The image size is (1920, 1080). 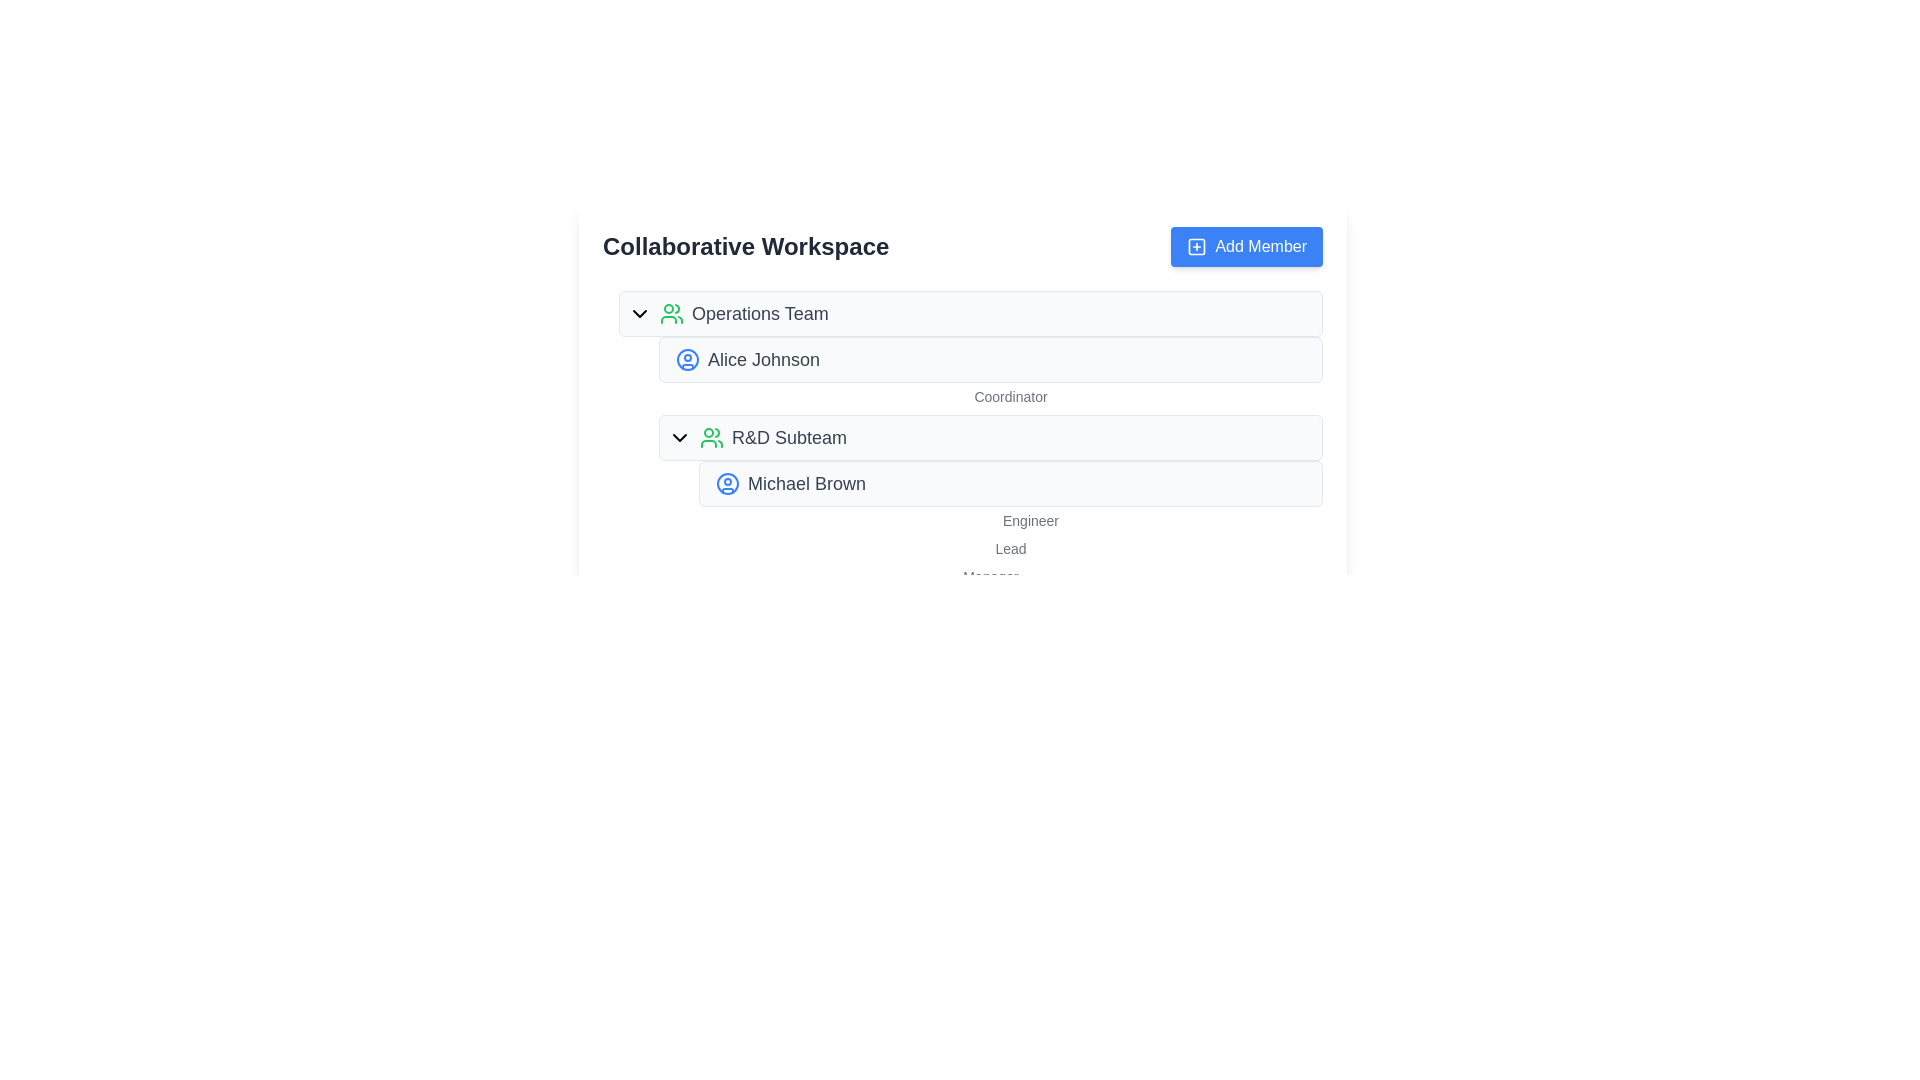 What do you see at coordinates (790, 483) in the screenshot?
I see `the Label with the associated icon for the first team member in the 'R&D Subteam' section` at bounding box center [790, 483].